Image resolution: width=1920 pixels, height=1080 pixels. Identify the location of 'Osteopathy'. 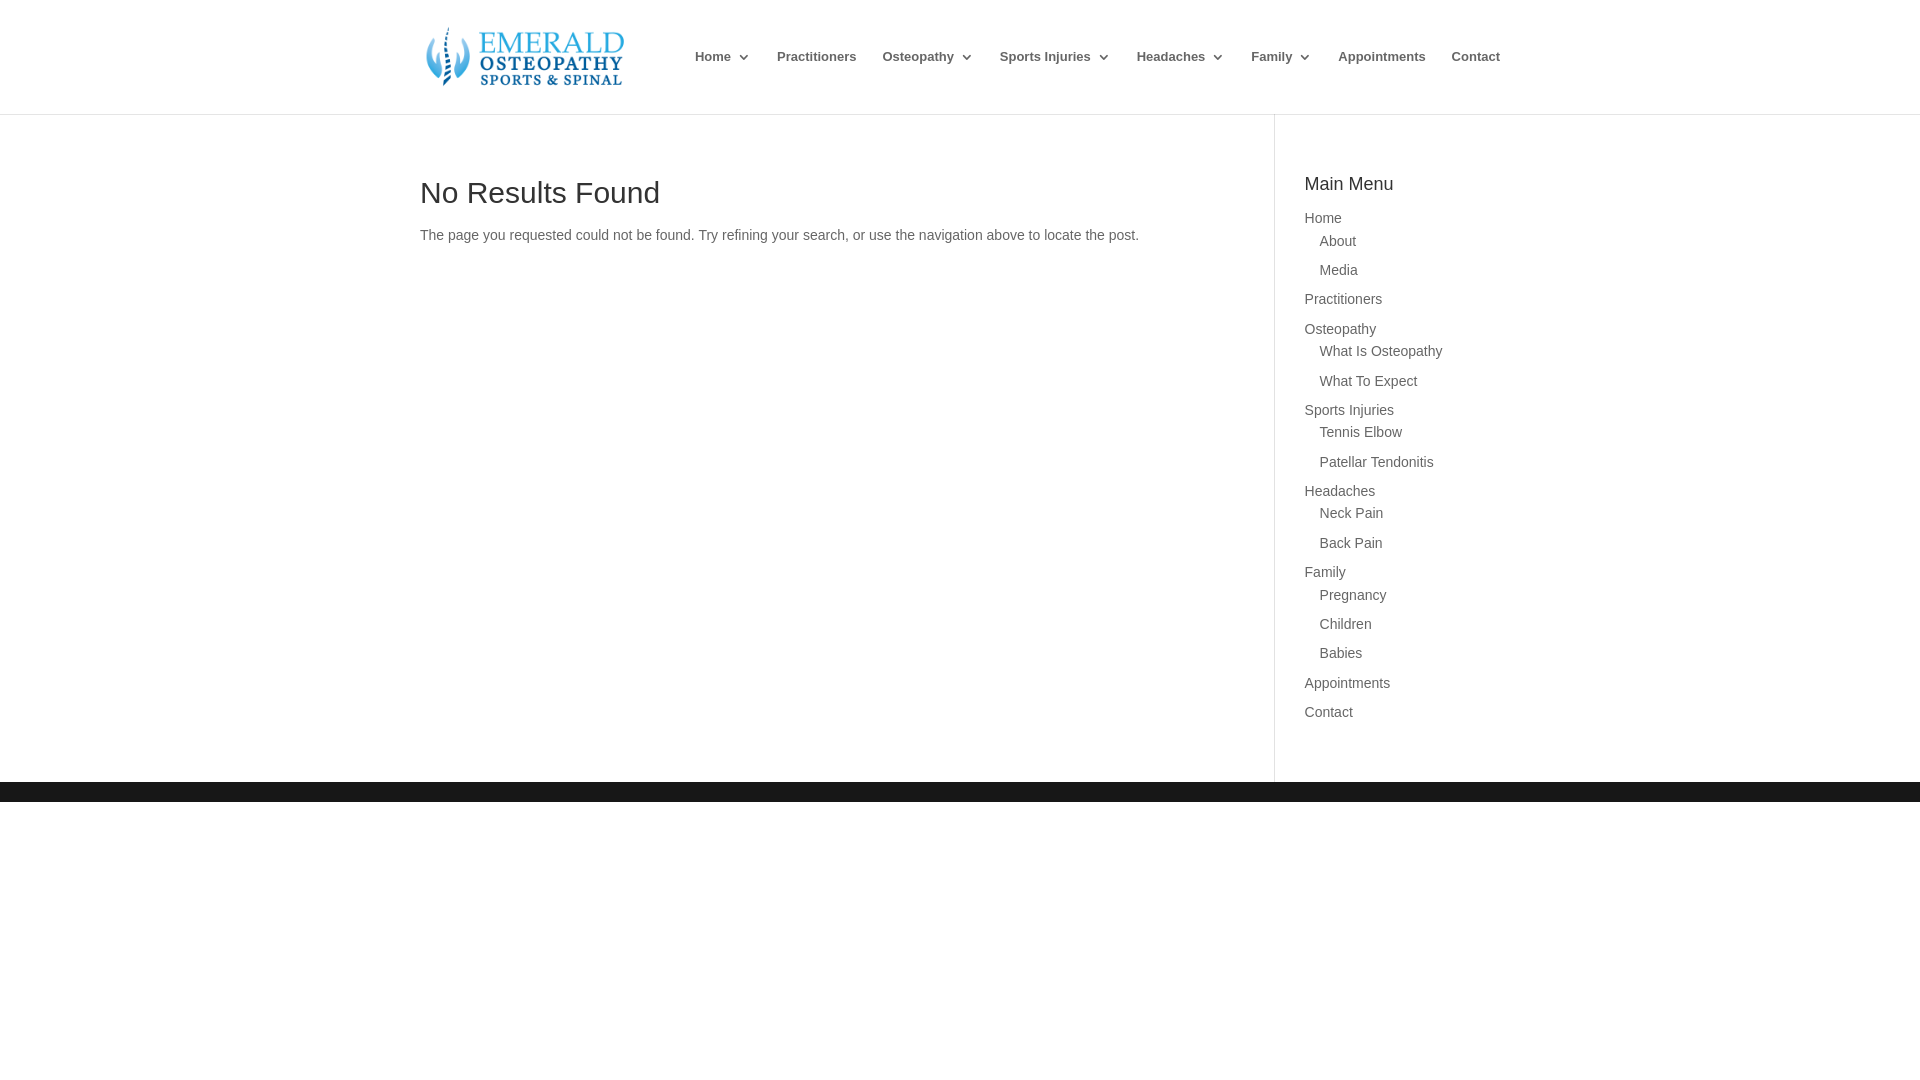
(881, 80).